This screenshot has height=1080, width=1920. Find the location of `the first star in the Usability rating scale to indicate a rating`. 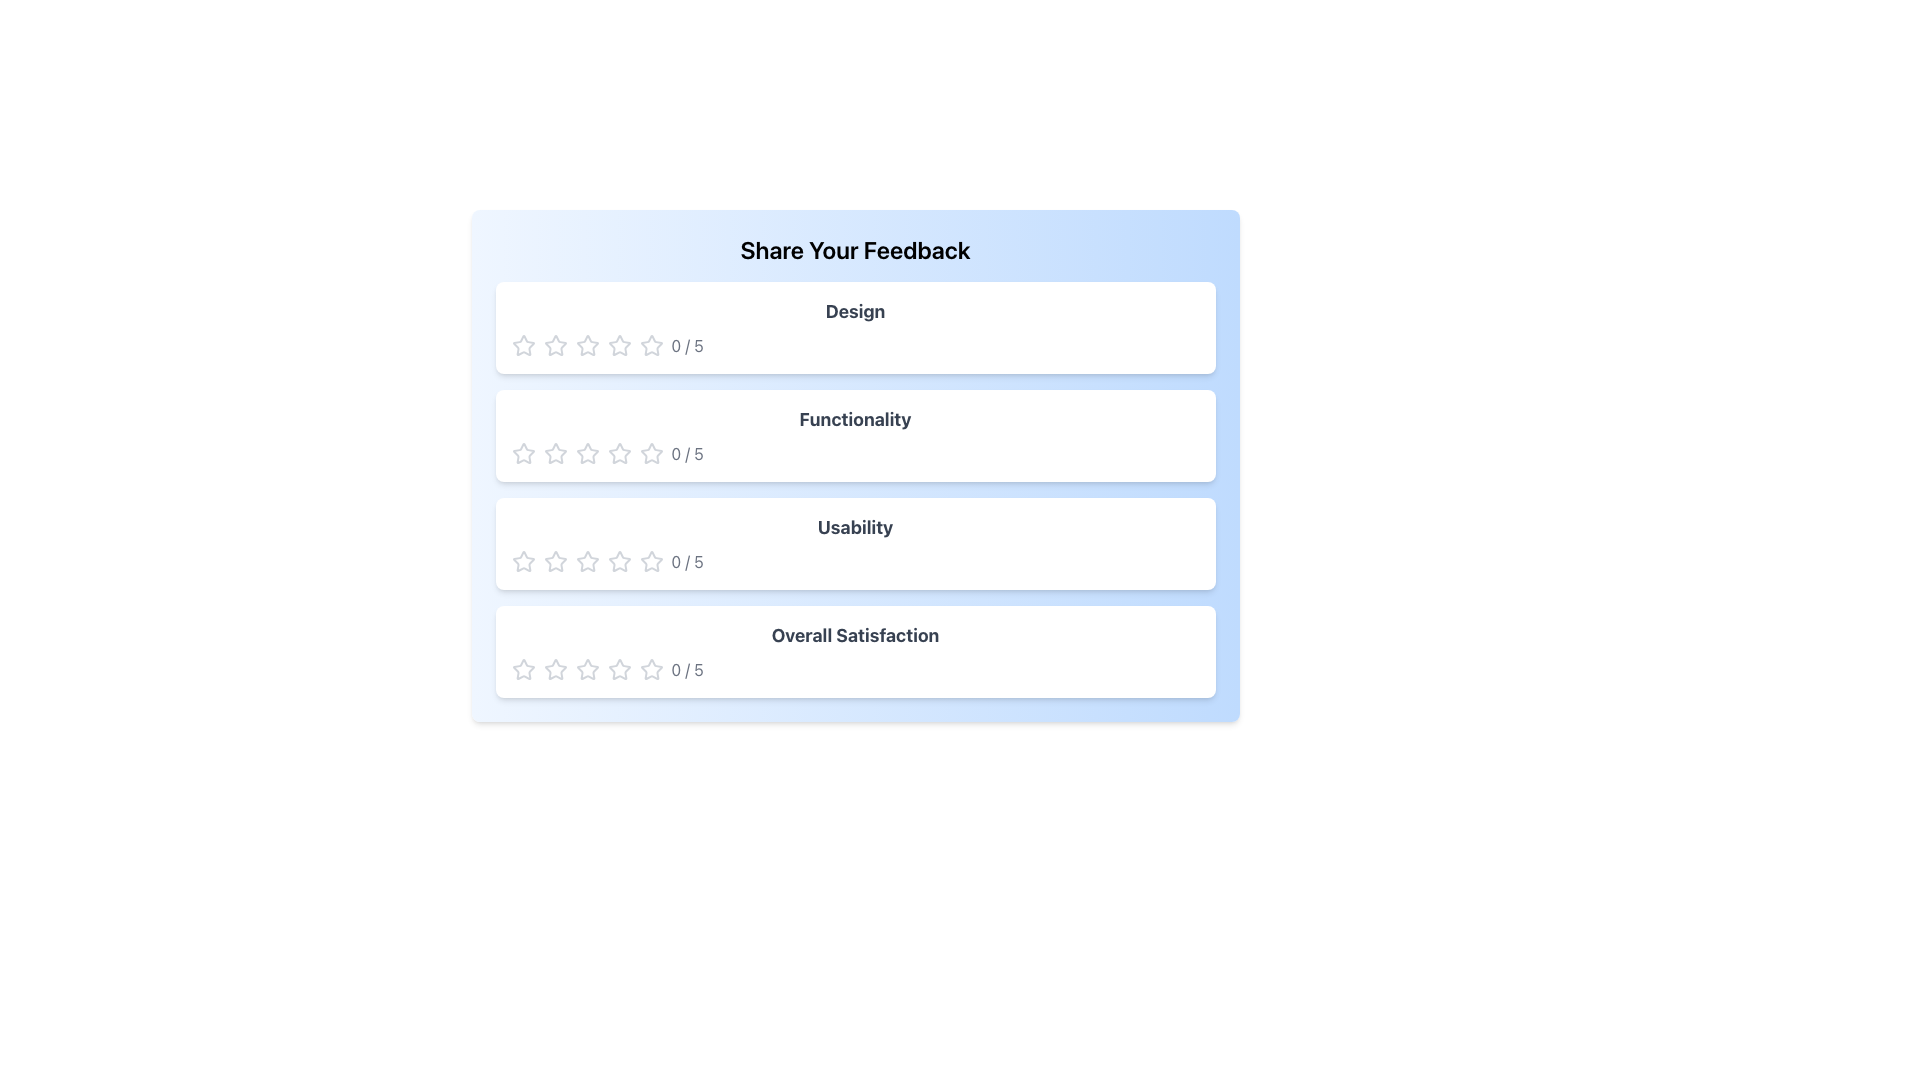

the first star in the Usability rating scale to indicate a rating is located at coordinates (586, 561).